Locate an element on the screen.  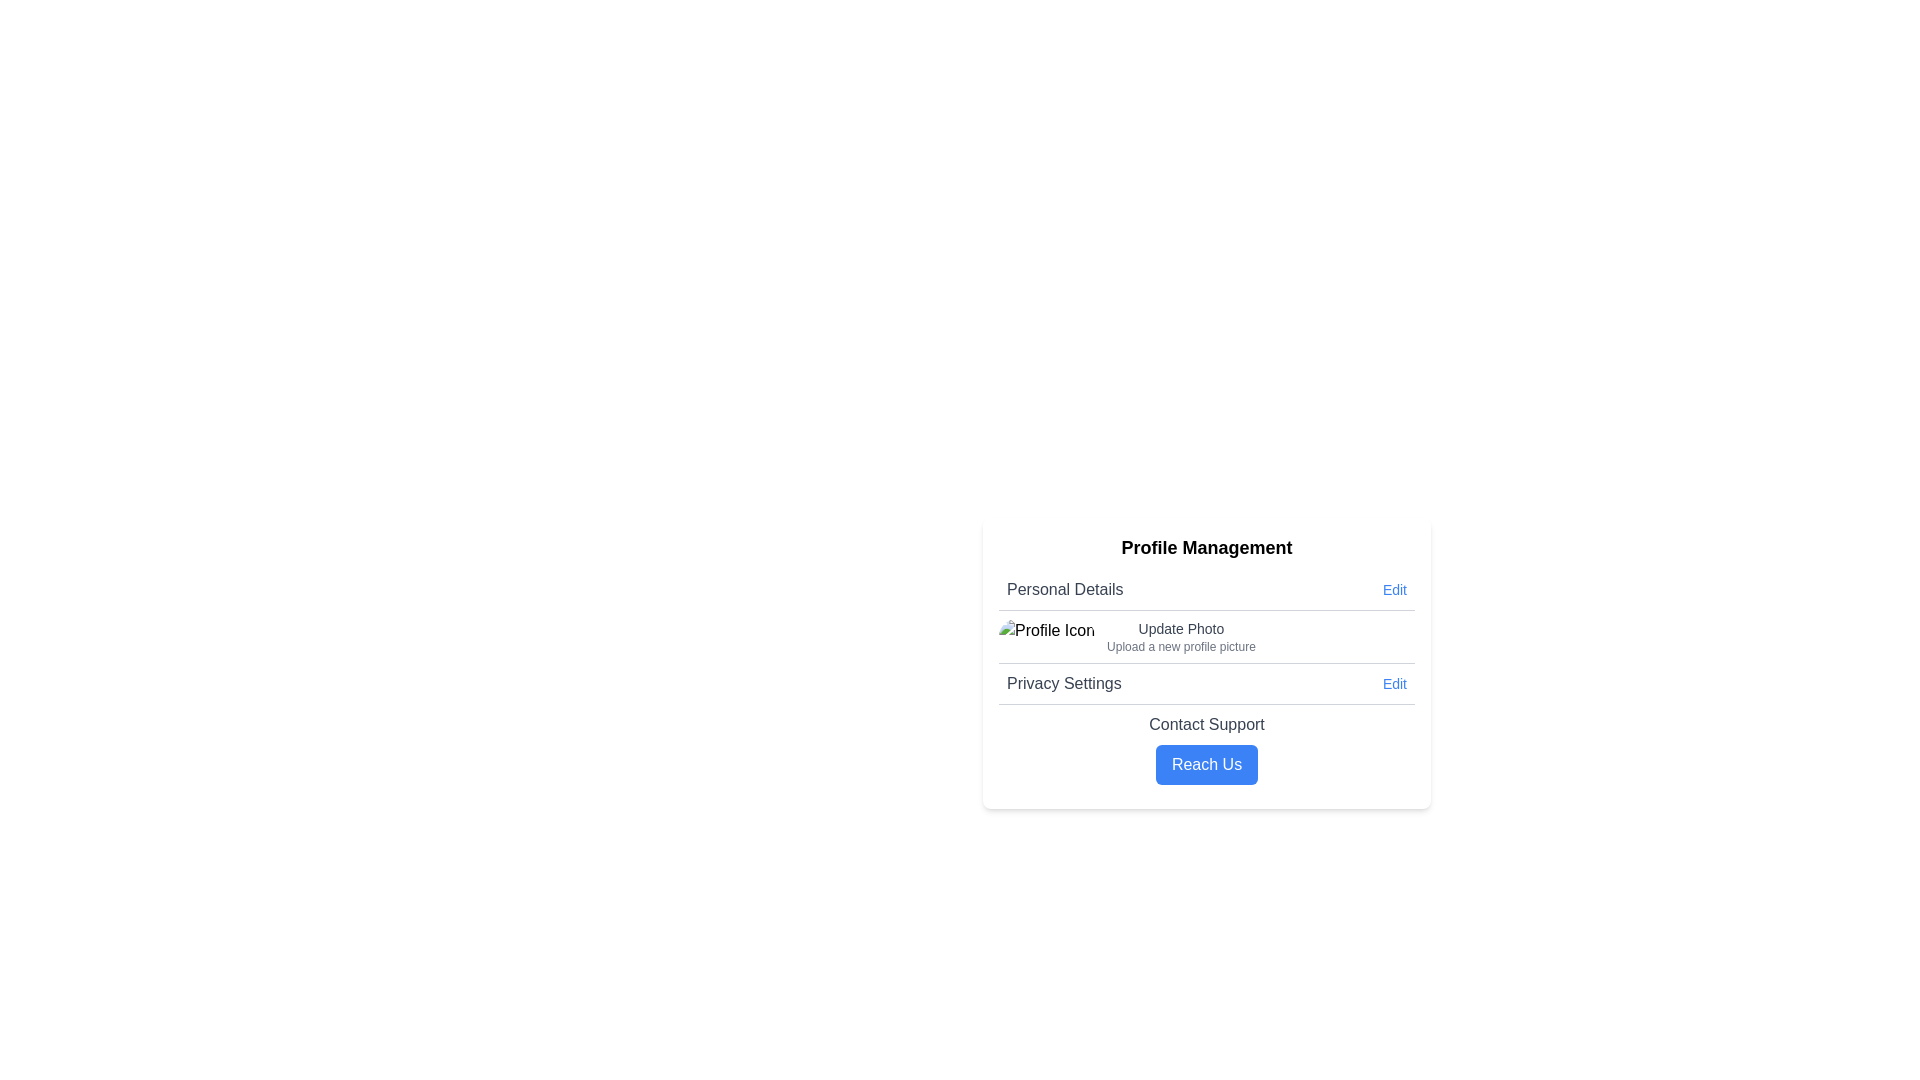
the interactive text link labeled 'Edit' located at the right end of the 'Privacy Settings' row is located at coordinates (1392, 682).